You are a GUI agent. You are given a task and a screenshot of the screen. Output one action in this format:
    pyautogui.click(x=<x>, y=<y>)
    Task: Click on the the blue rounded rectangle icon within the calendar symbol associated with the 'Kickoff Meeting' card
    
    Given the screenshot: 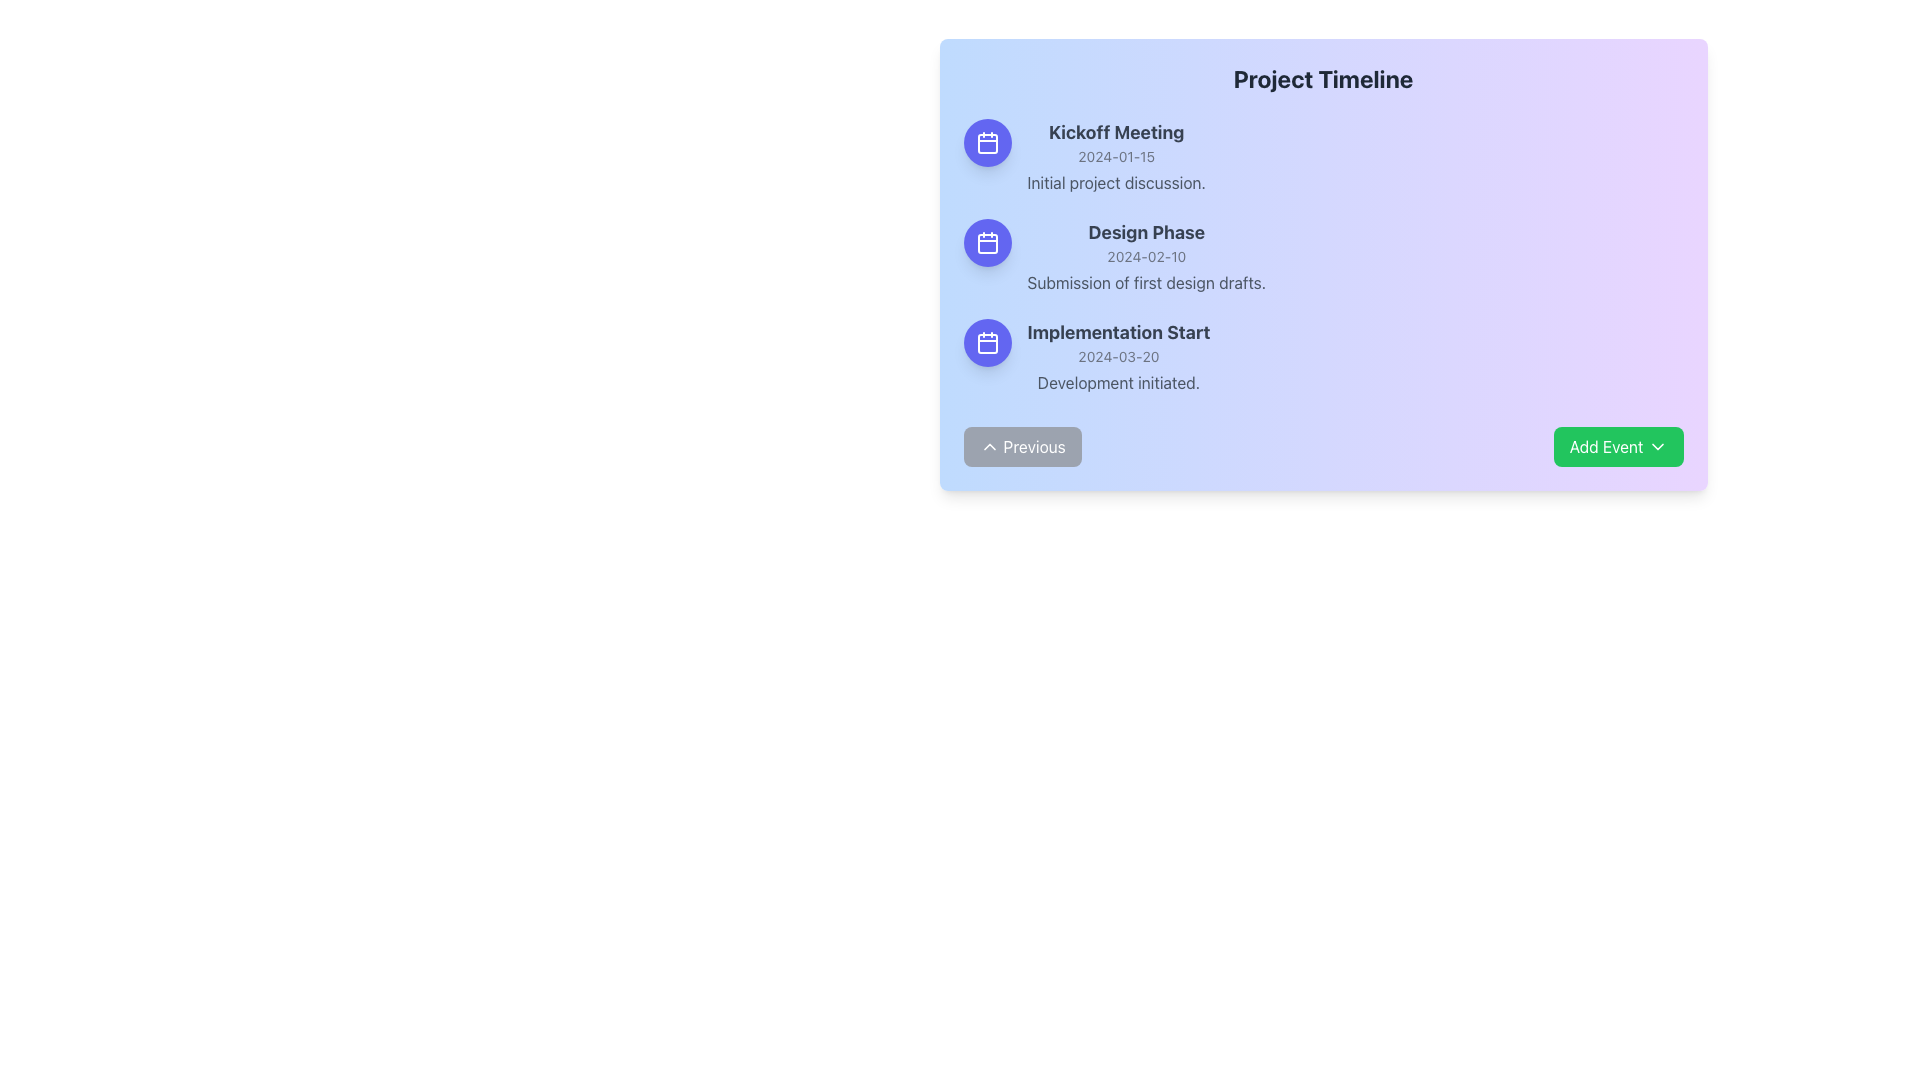 What is the action you would take?
    pyautogui.click(x=987, y=142)
    